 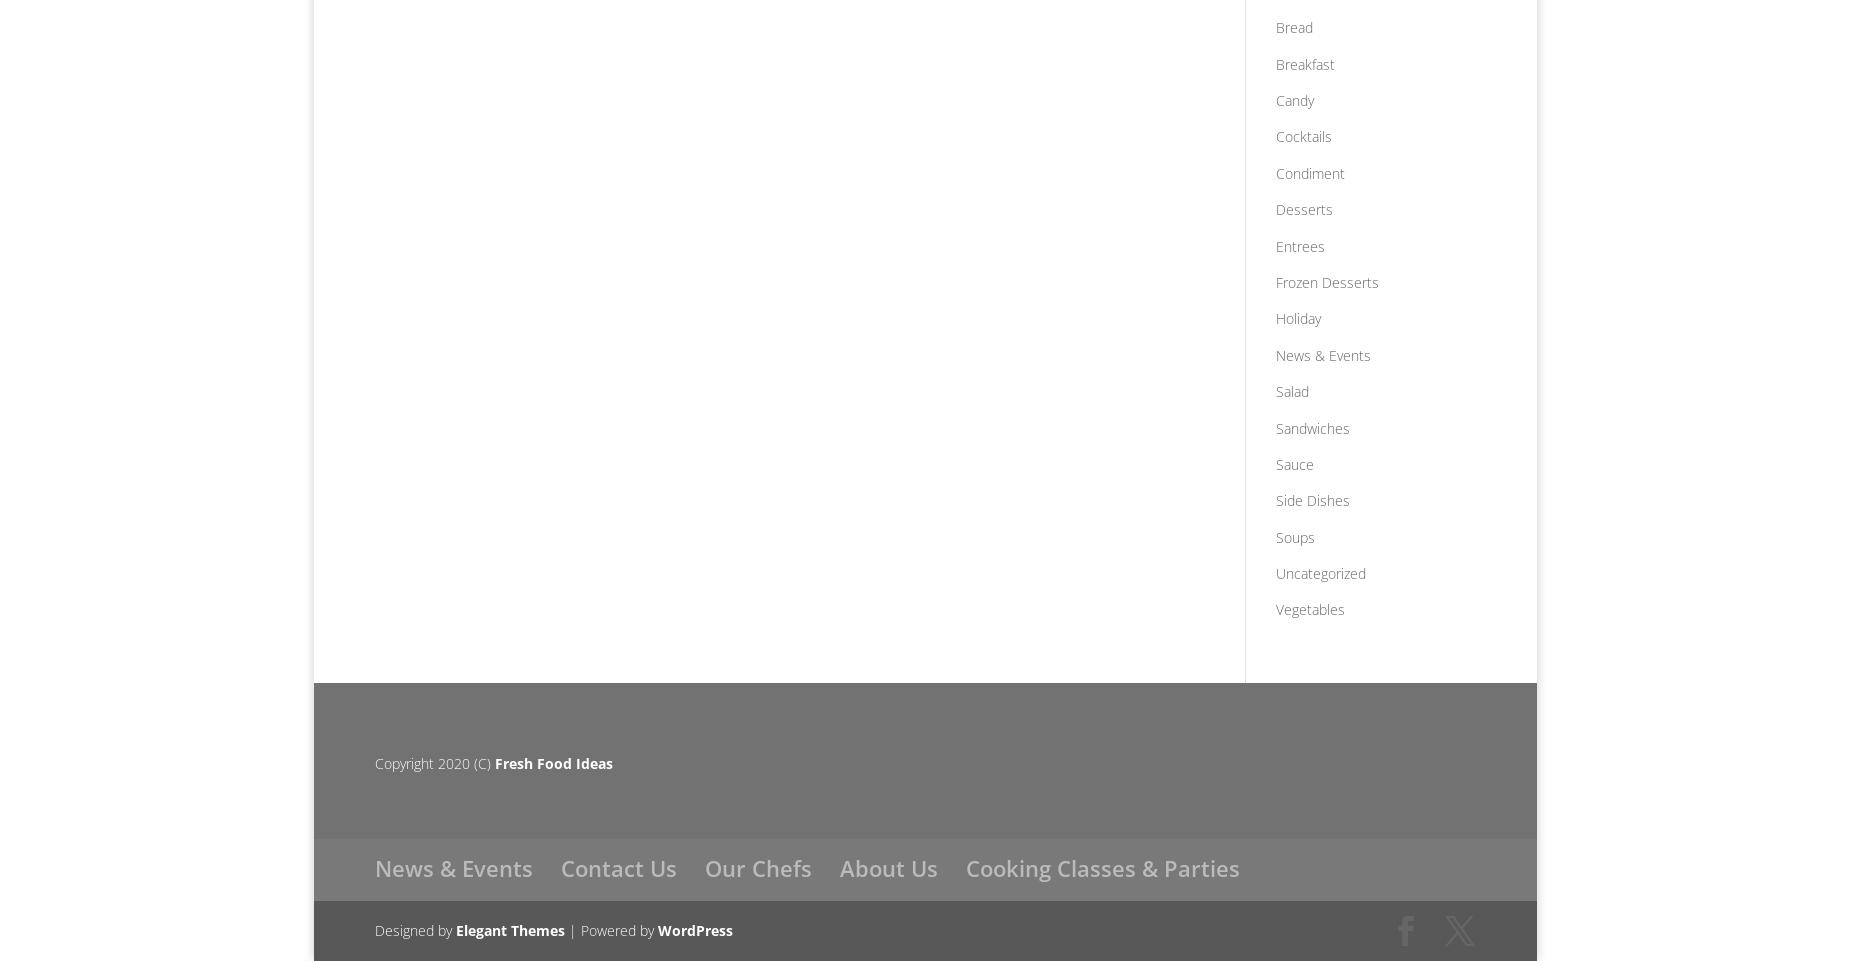 What do you see at coordinates (433, 761) in the screenshot?
I see `'Copyright 2020 (C)'` at bounding box center [433, 761].